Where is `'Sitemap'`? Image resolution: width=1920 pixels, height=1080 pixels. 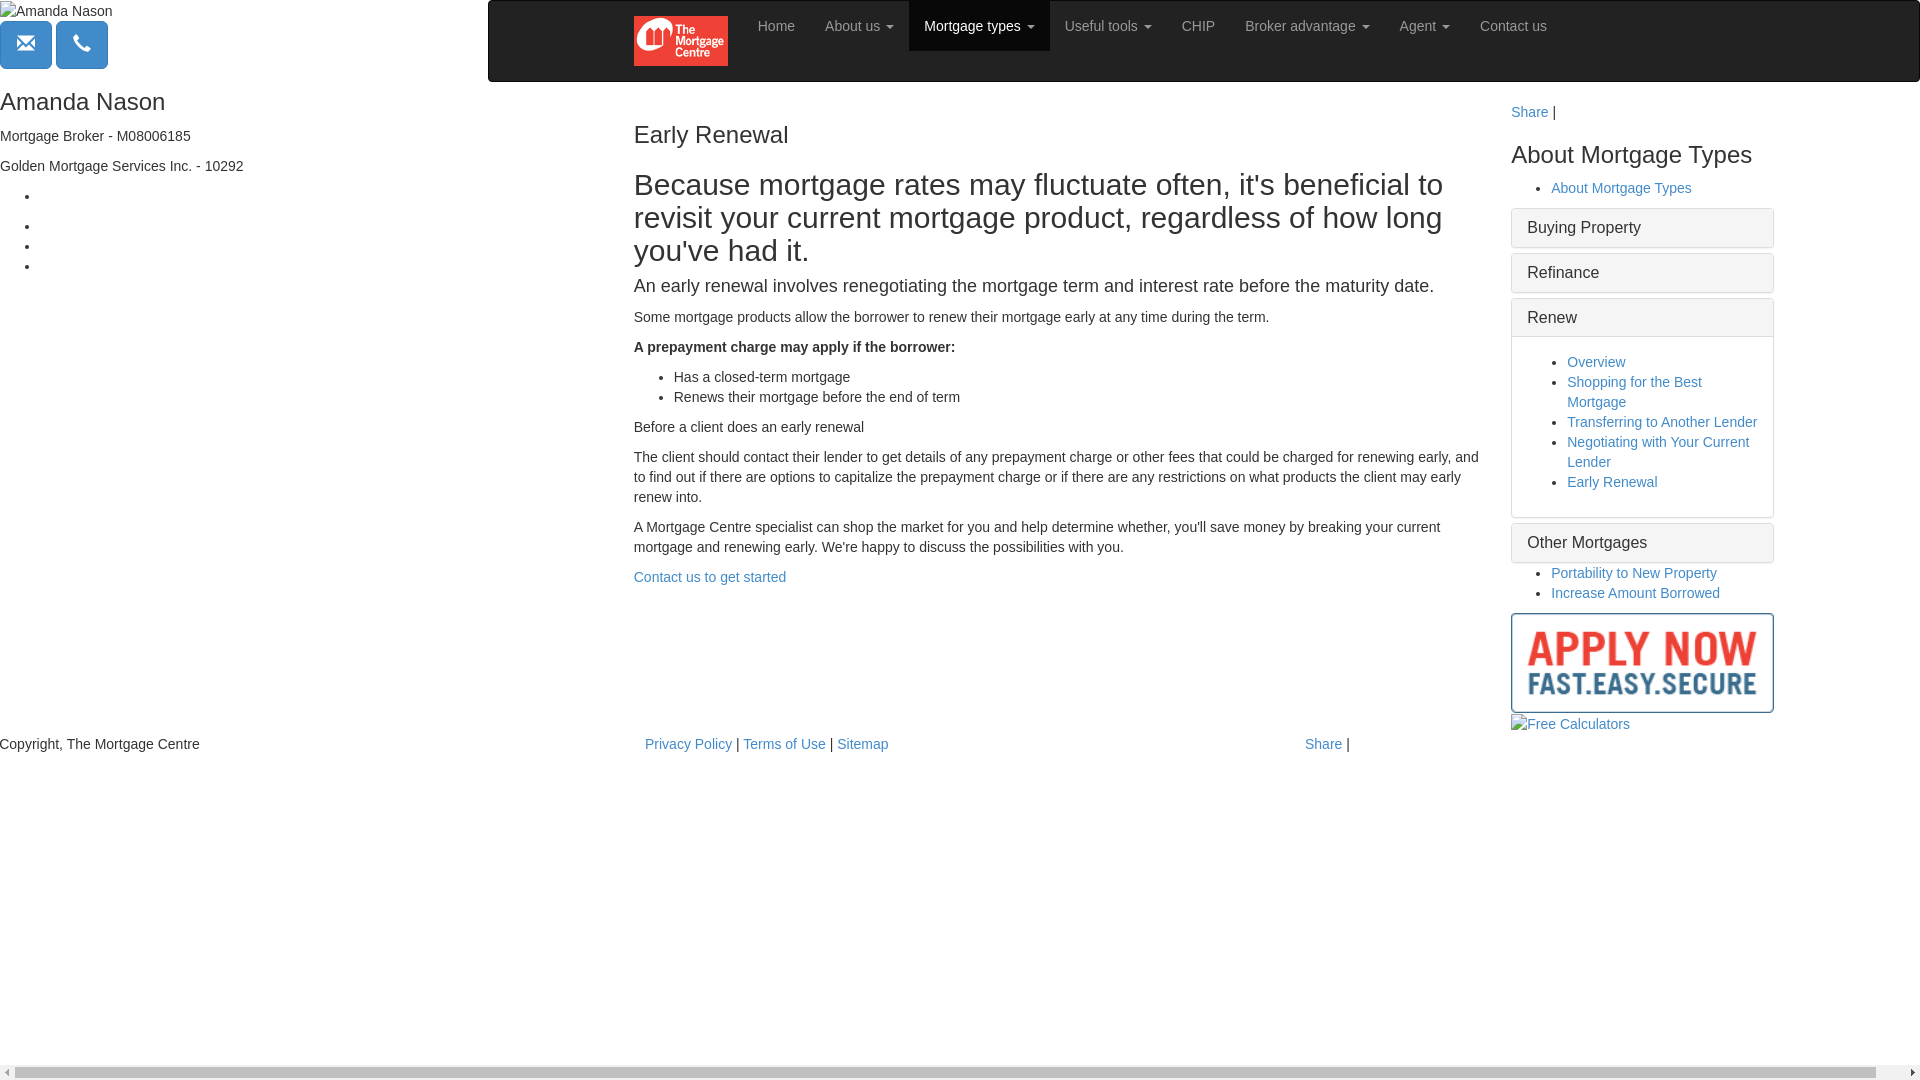
'Sitemap' is located at coordinates (862, 744).